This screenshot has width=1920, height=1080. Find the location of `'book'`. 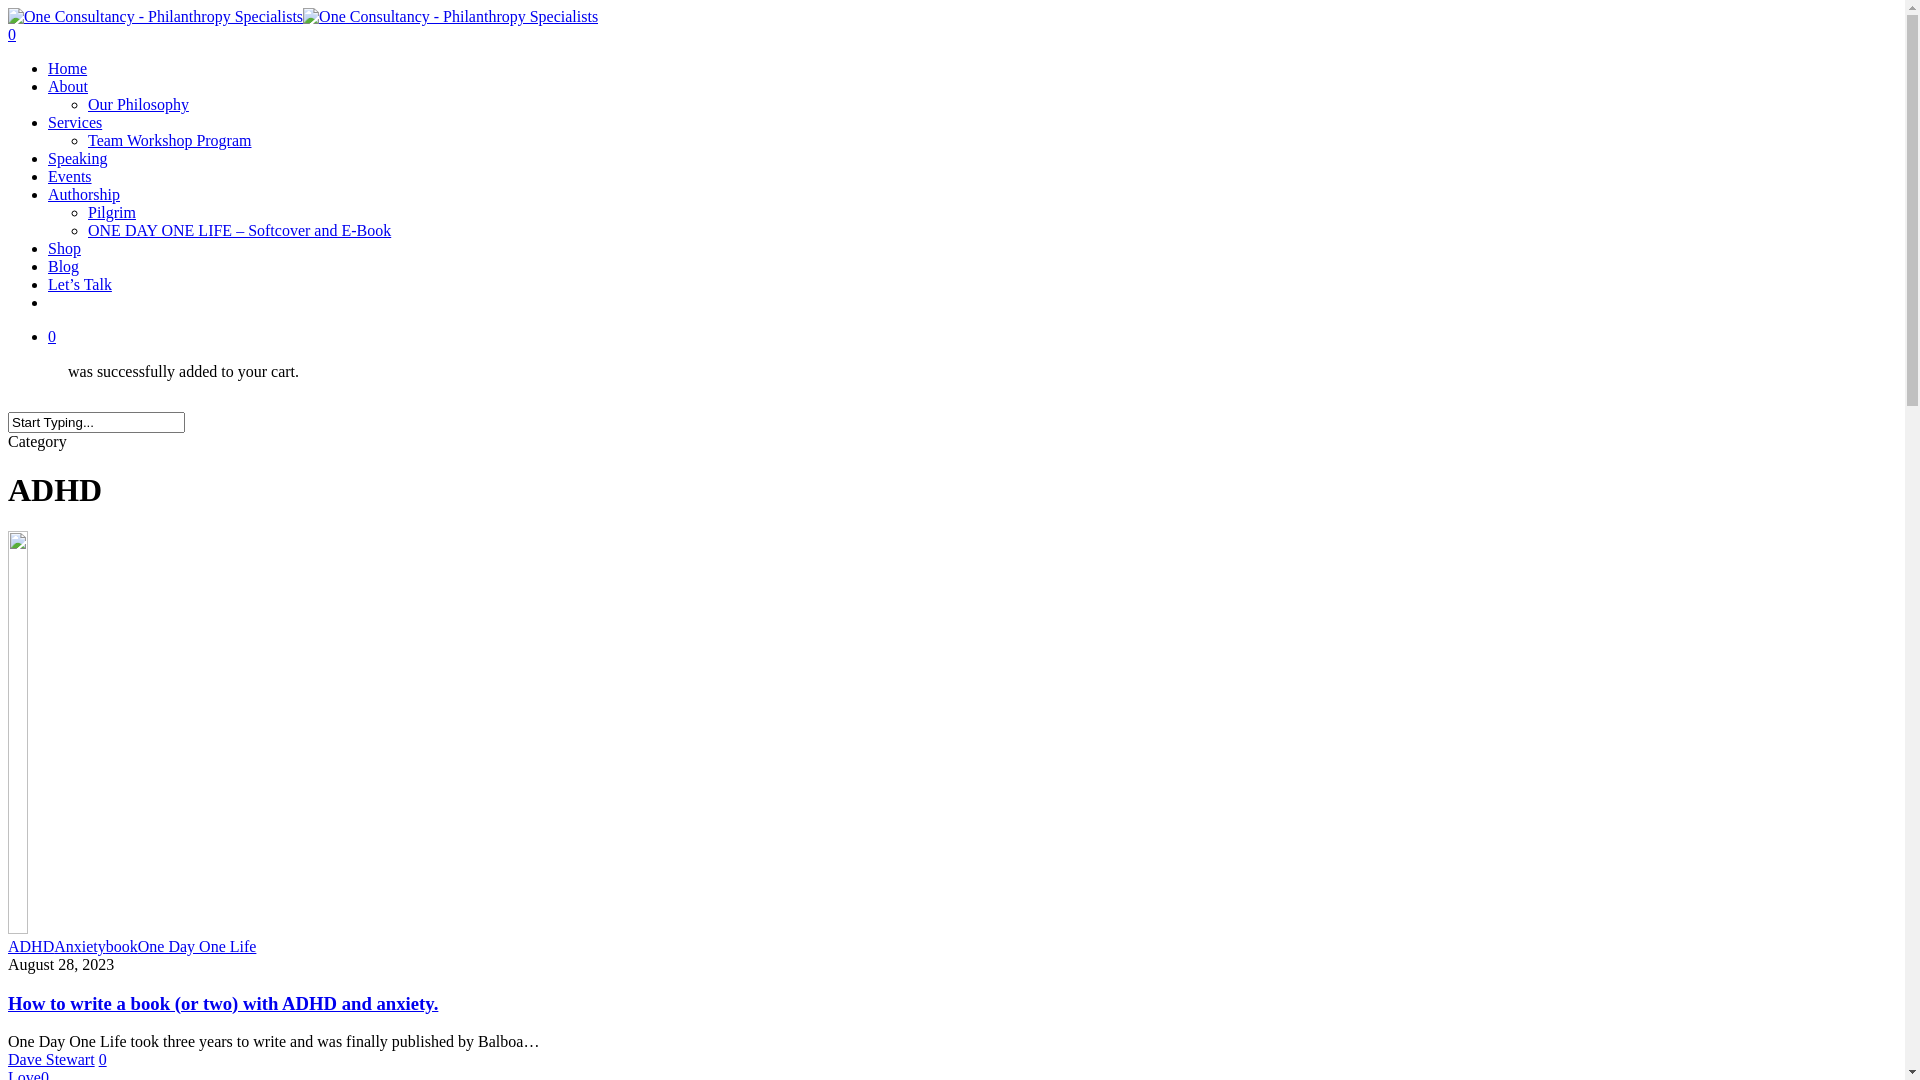

'book' is located at coordinates (120, 945).